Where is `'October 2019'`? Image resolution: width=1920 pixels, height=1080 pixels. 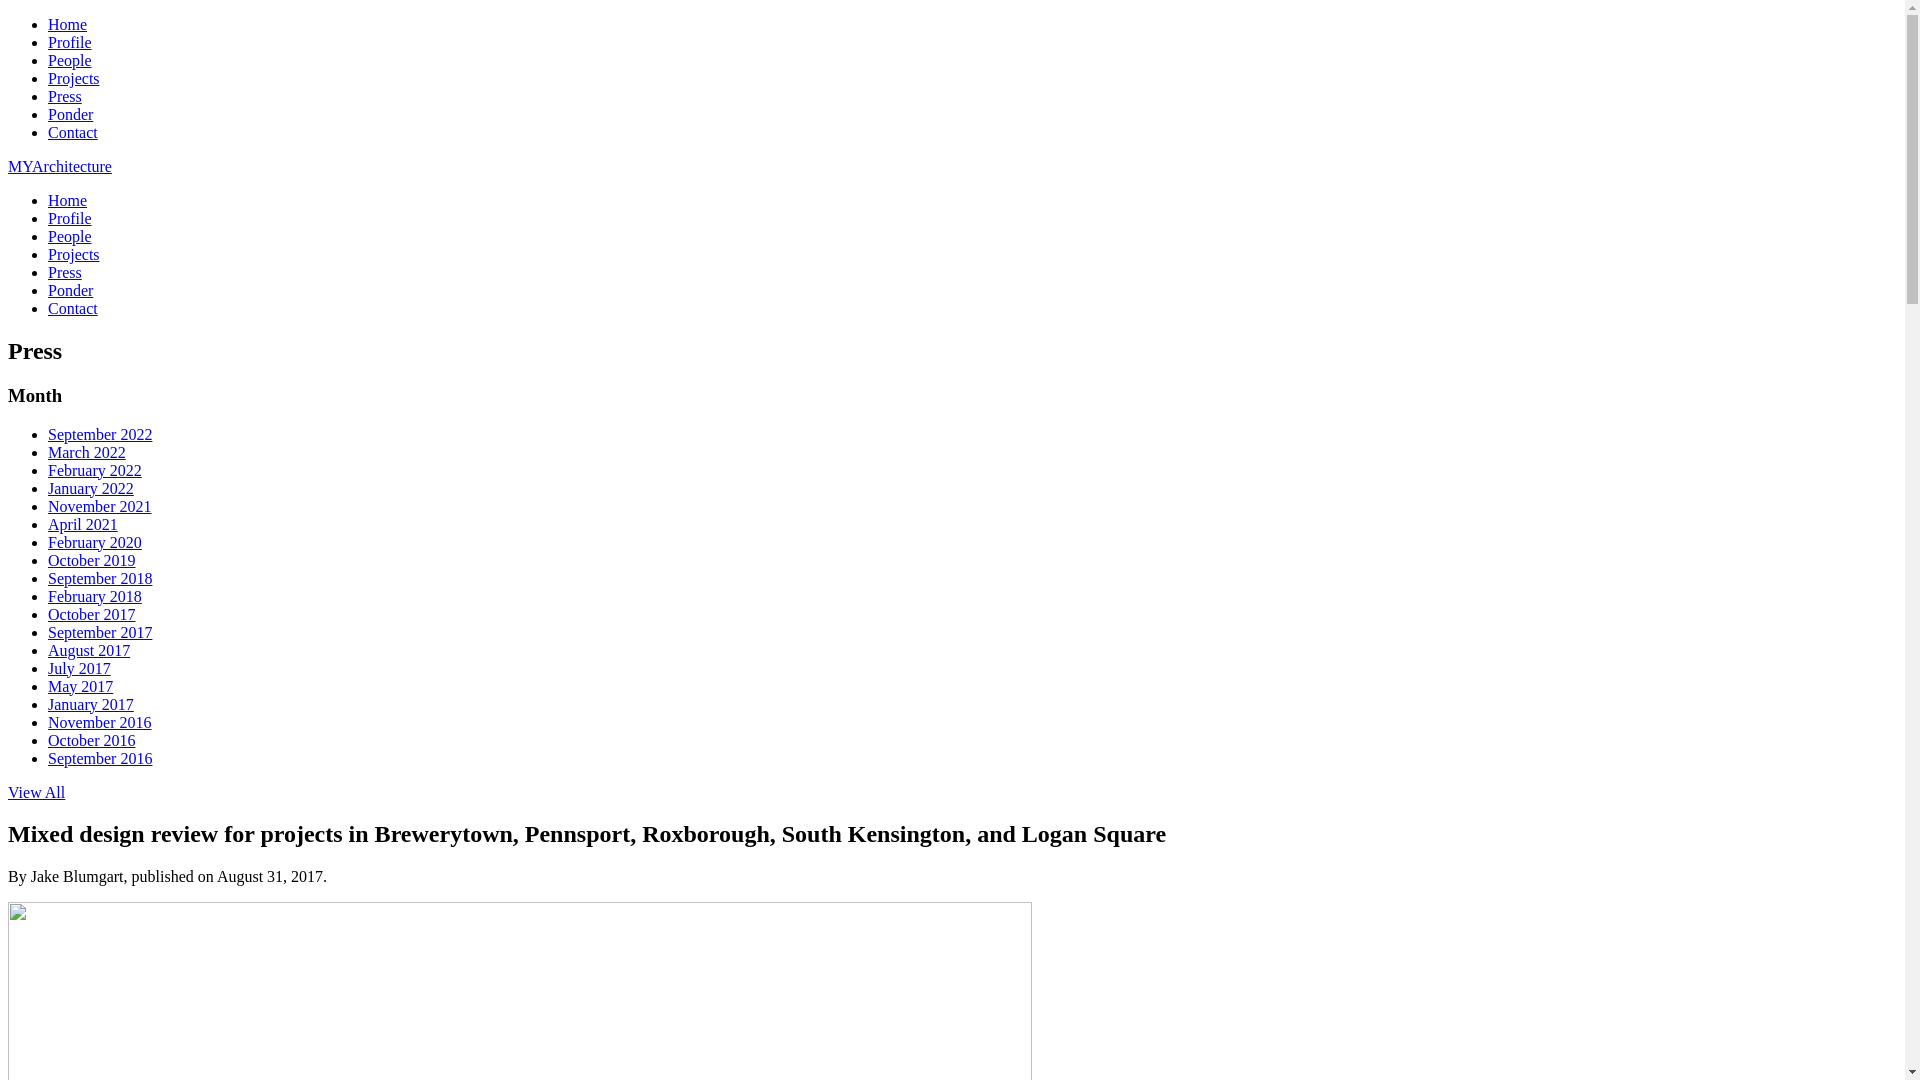
'October 2019' is located at coordinates (90, 560).